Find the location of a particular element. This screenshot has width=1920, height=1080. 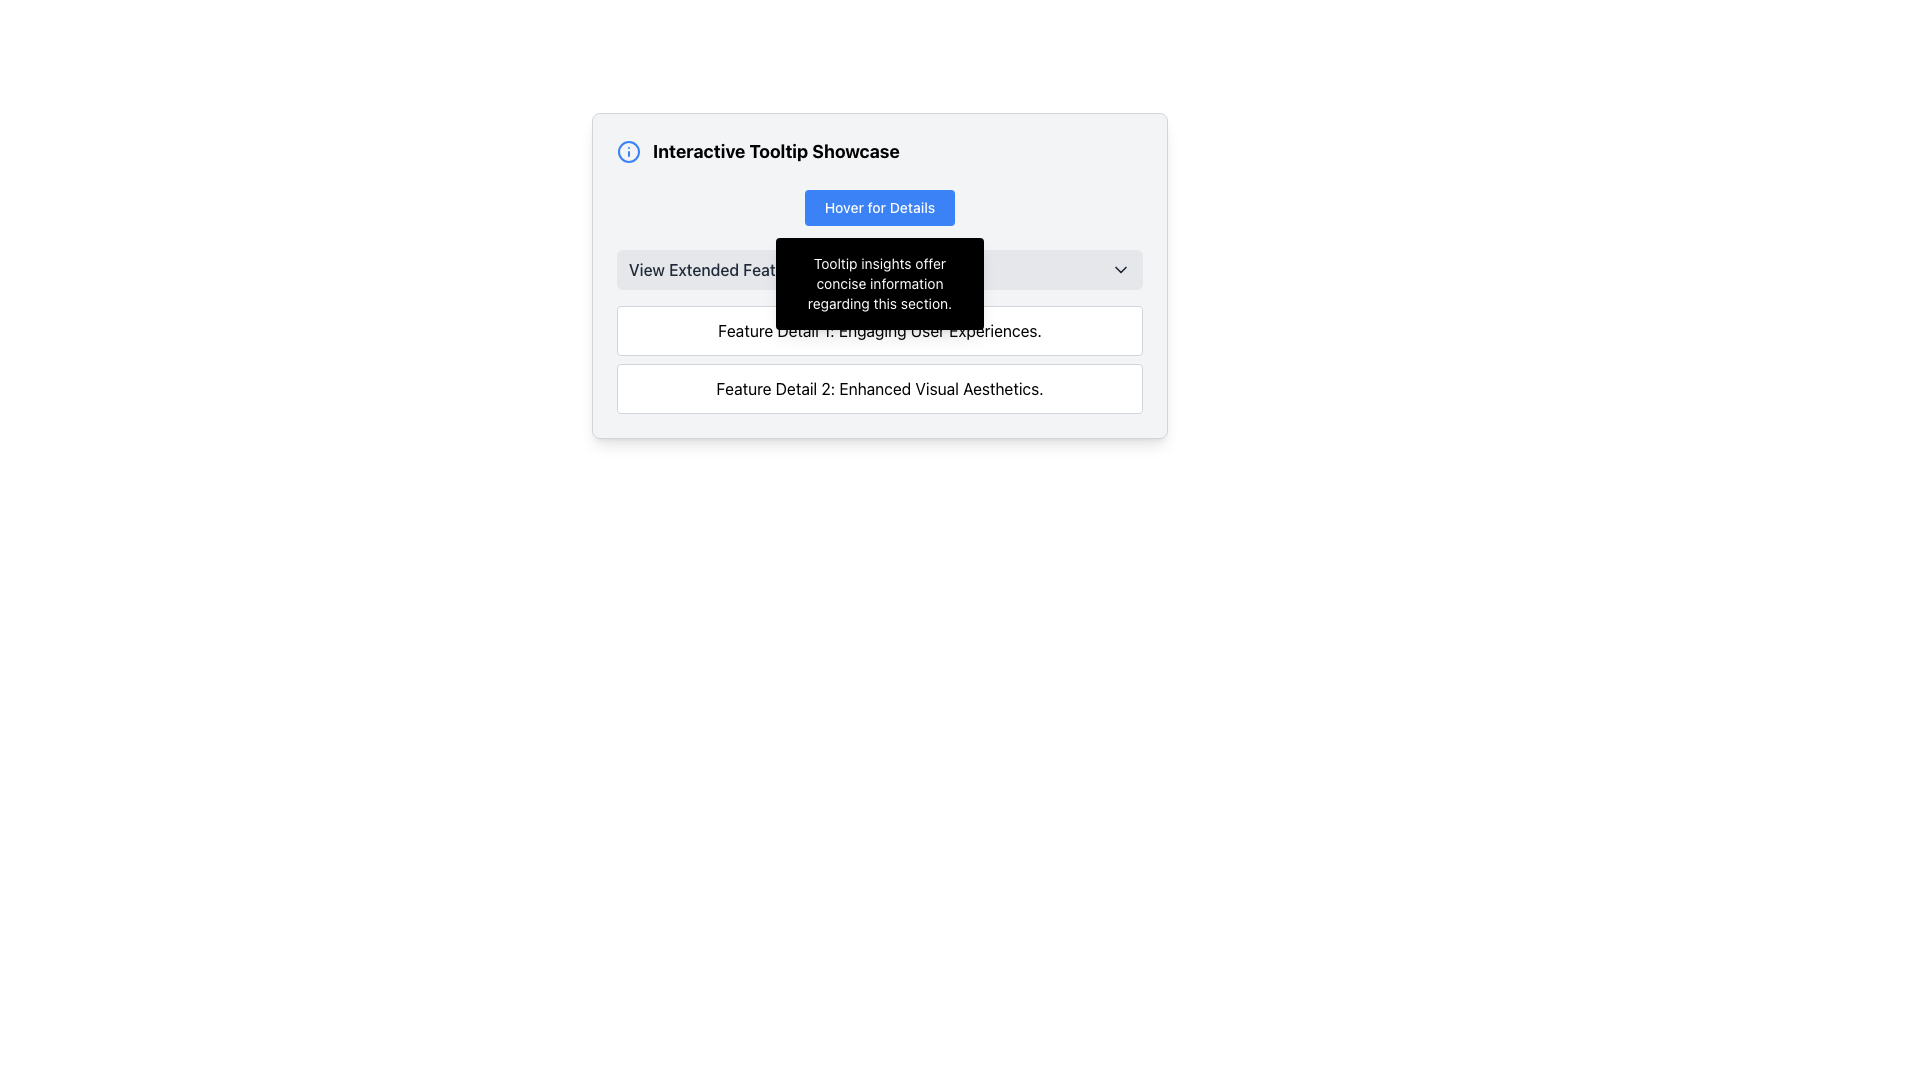

the heading element labeled 'Interactive Tooltip Showcase' that contains a blue information icon and is styled with bold black font is located at coordinates (879, 150).